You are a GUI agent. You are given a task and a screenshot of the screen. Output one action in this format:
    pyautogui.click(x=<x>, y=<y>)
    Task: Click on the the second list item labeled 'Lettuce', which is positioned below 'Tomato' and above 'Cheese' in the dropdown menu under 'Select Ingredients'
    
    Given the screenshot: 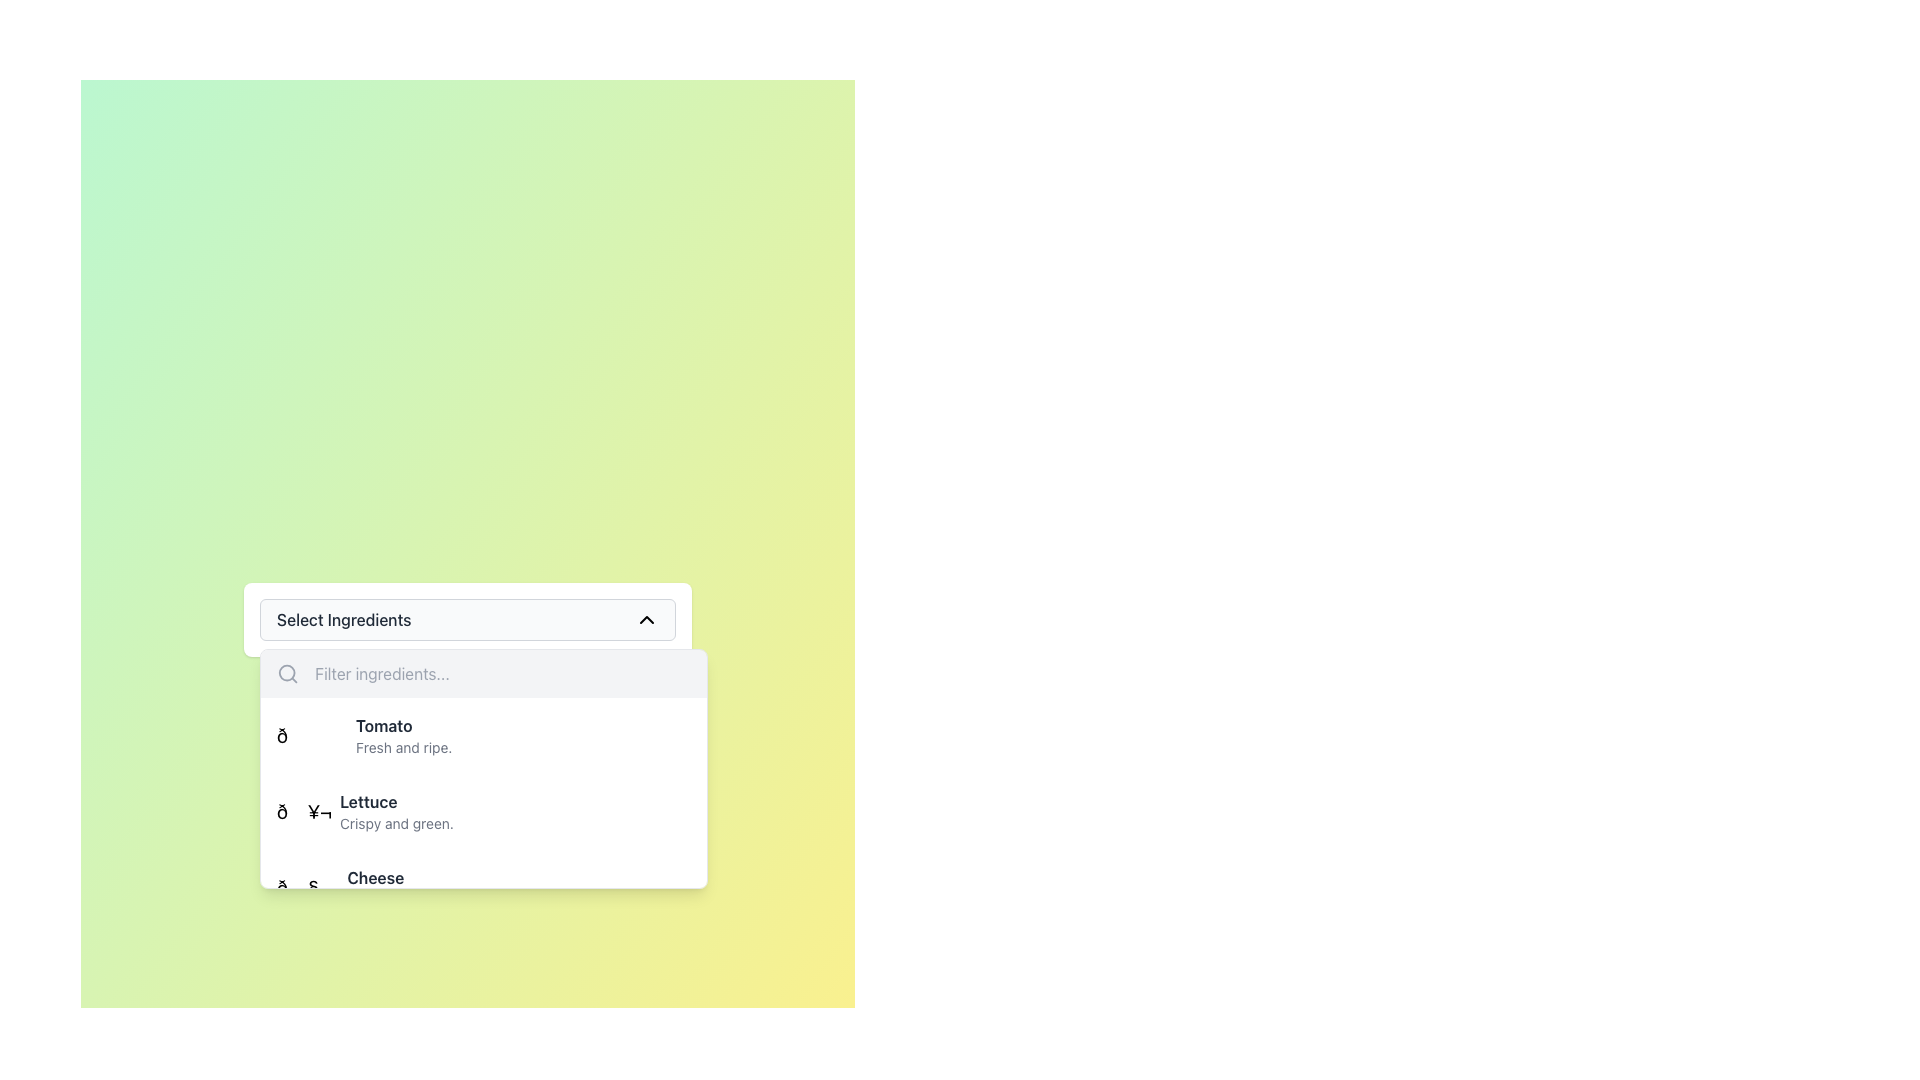 What is the action you would take?
    pyautogui.click(x=365, y=812)
    